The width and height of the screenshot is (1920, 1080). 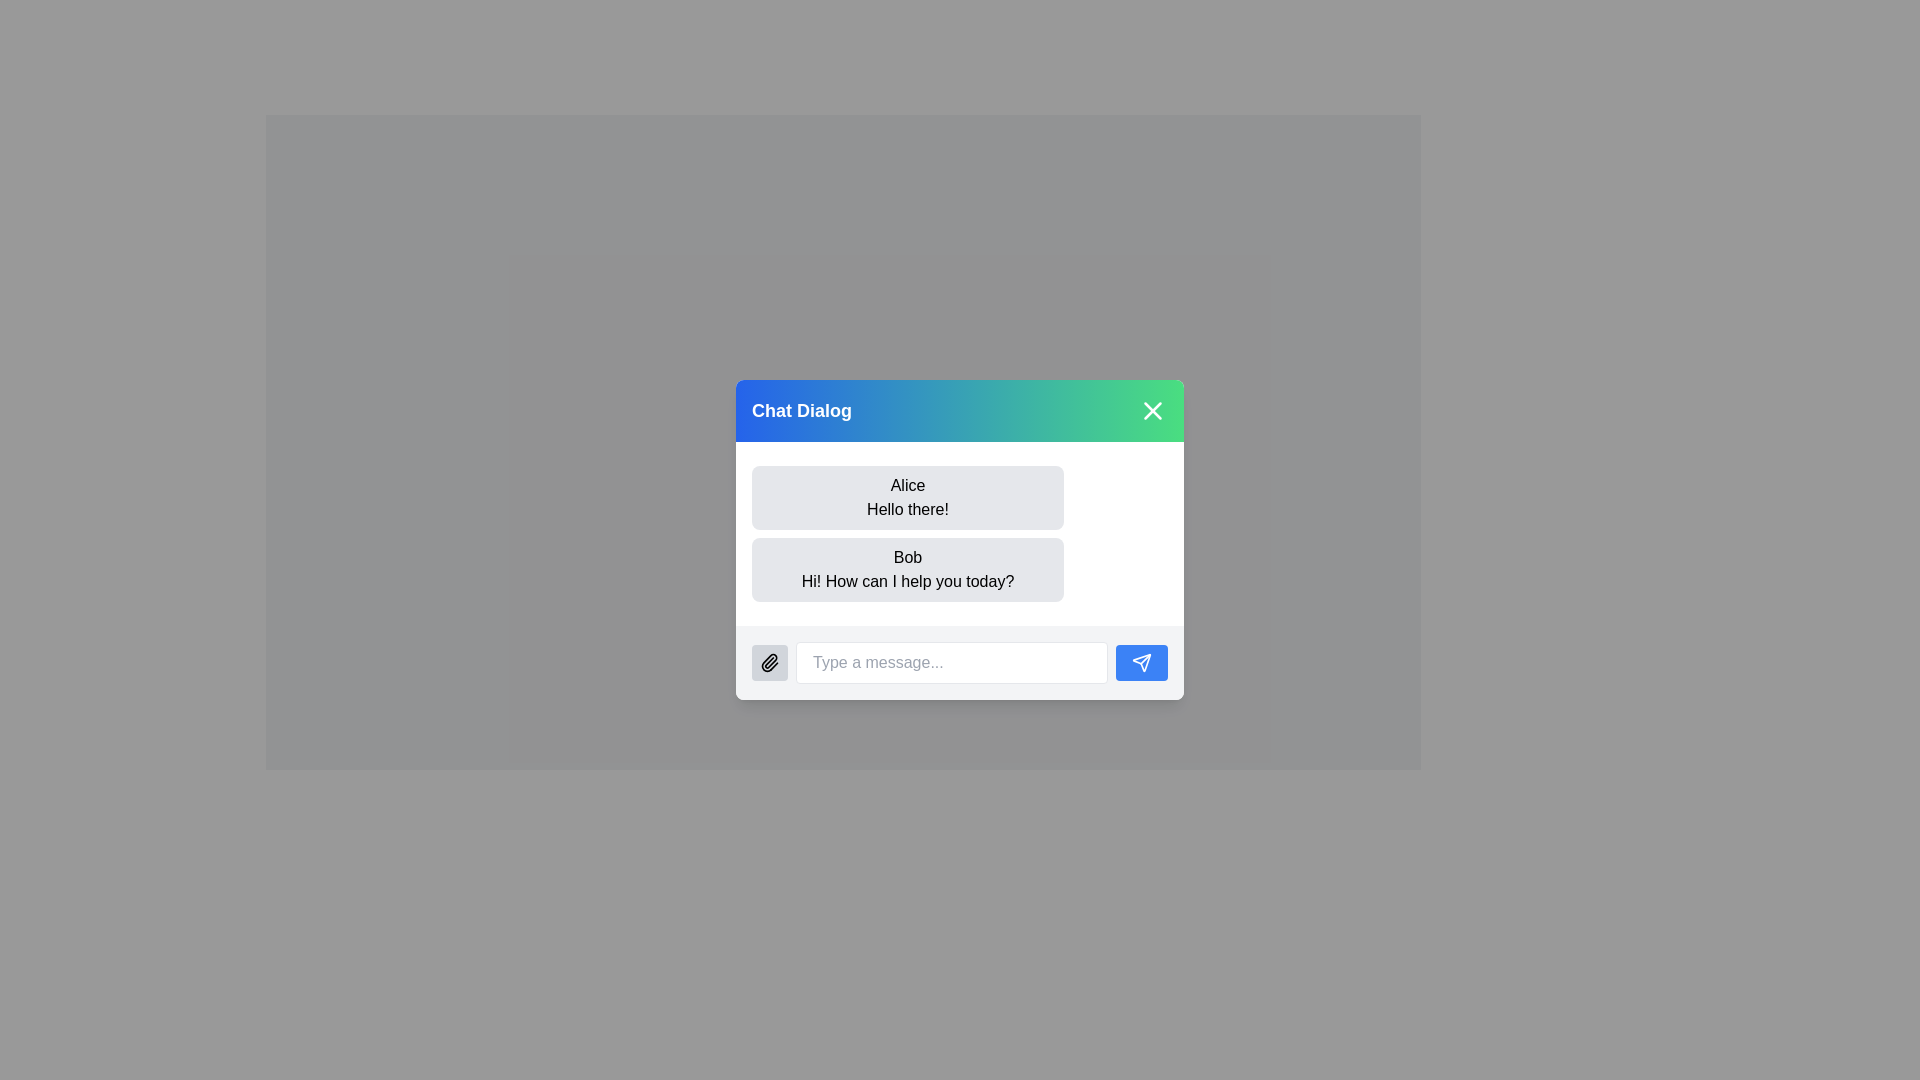 What do you see at coordinates (906, 558) in the screenshot?
I see `the Text label displaying the name of the sender in the chat dialog interface, located above the message text` at bounding box center [906, 558].